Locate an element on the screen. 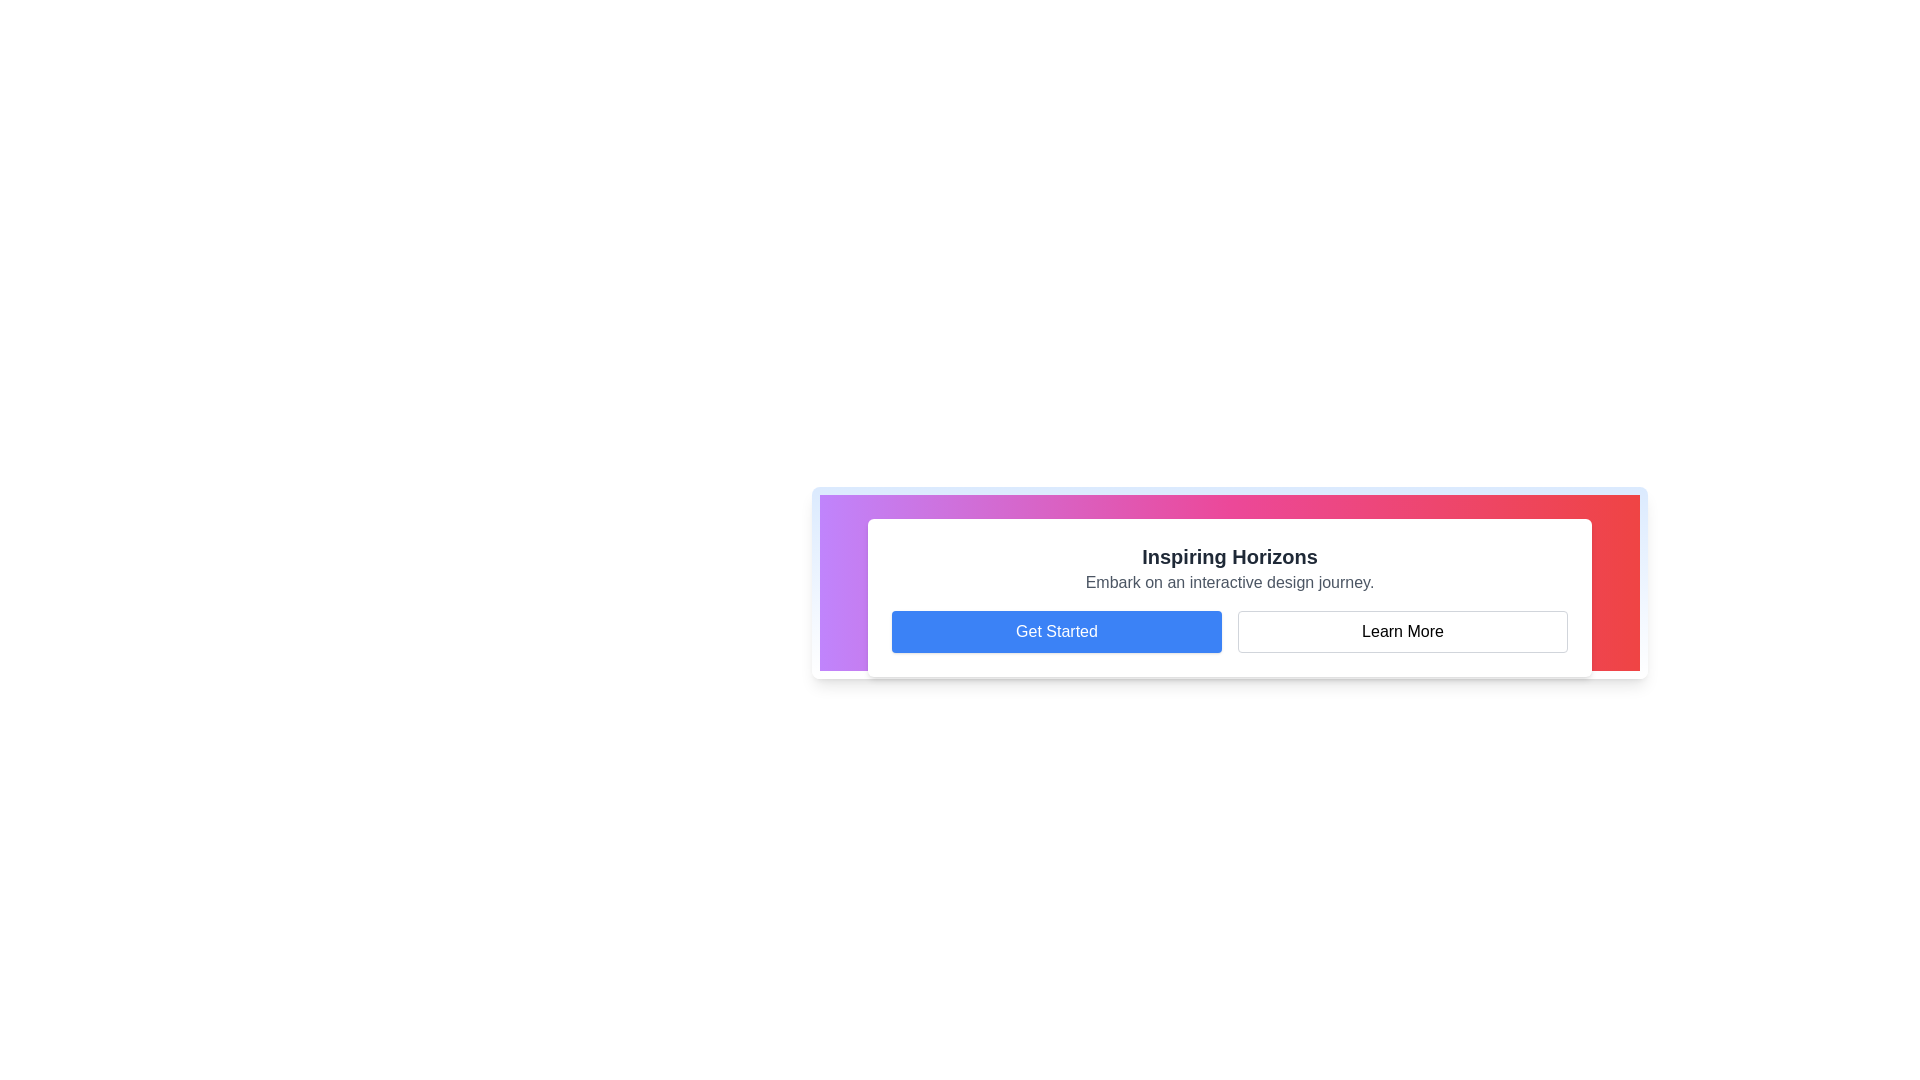 This screenshot has height=1080, width=1920. text display containing 'Inspiring Horizons', which is styled in bold black font against a white background, positioned above the subtitle and buttons is located at coordinates (1228, 556).